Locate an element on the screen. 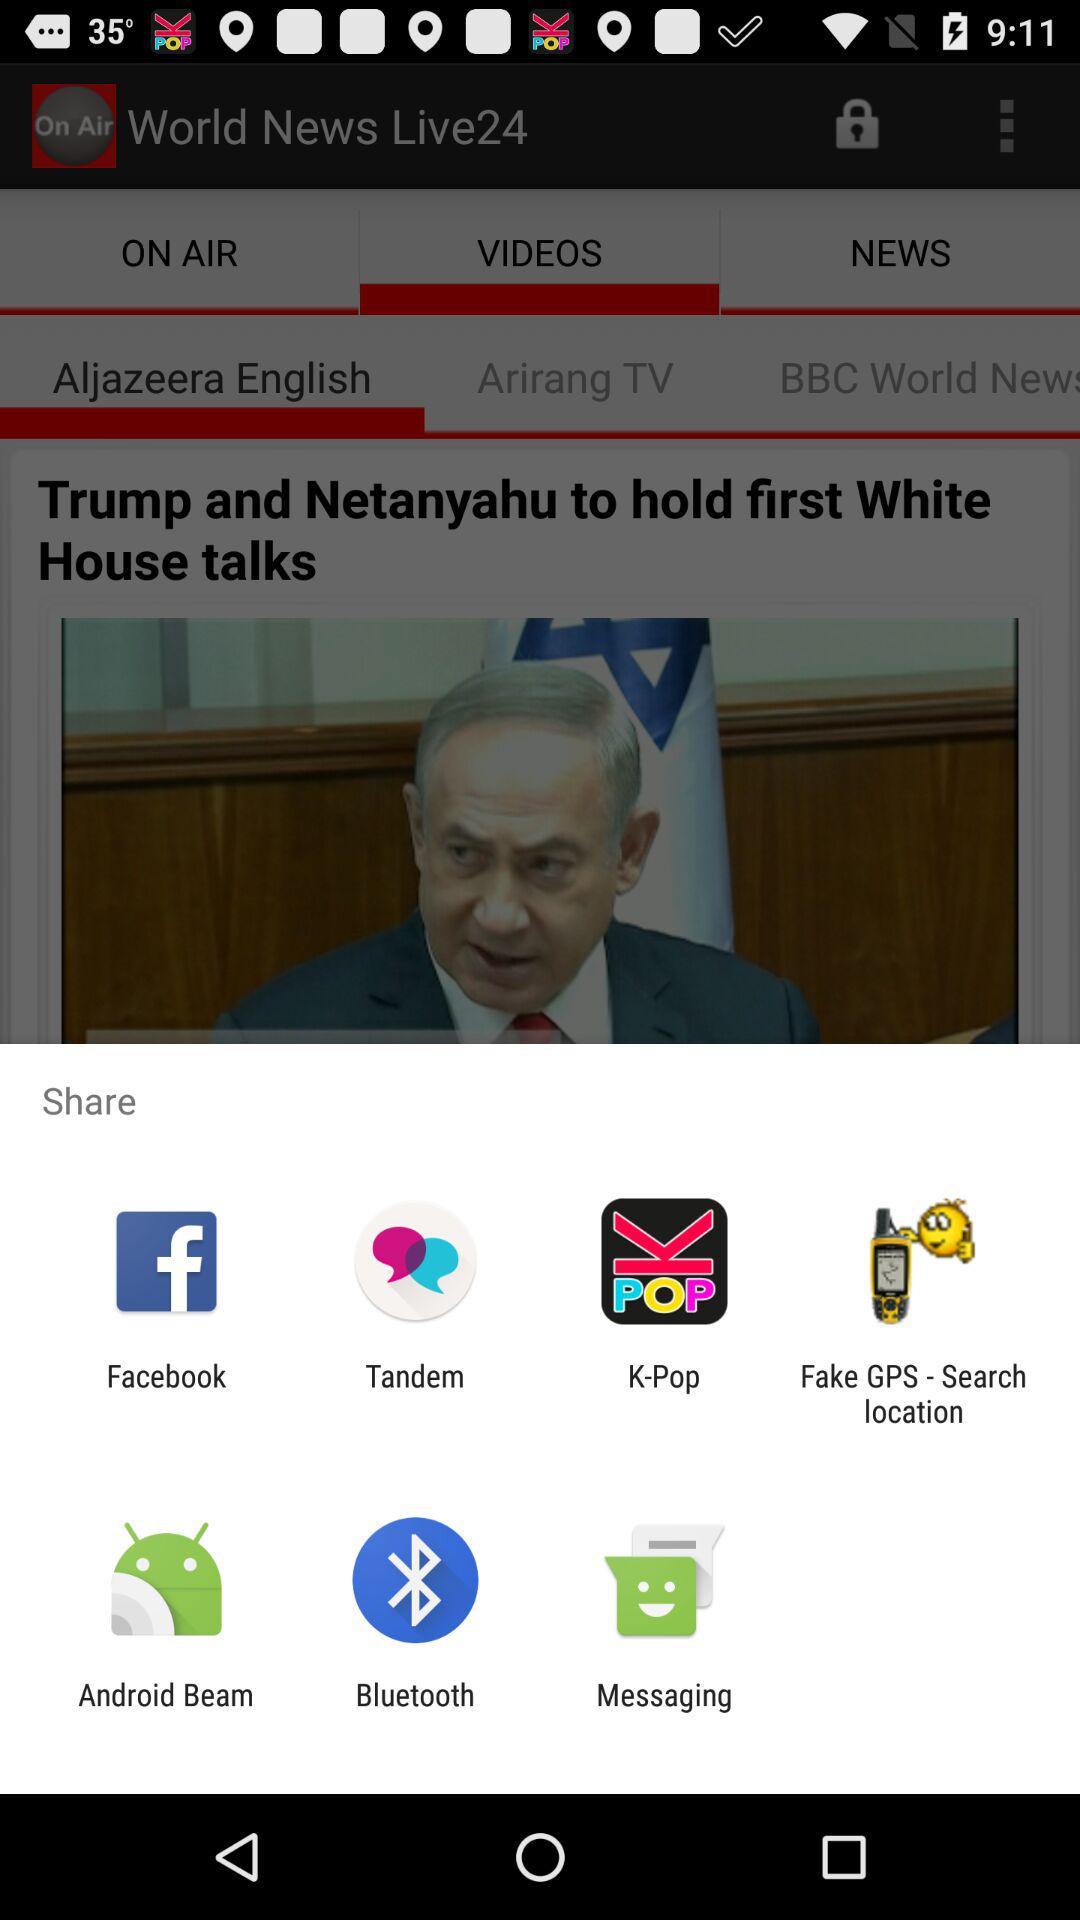 The image size is (1080, 1920). app next to facebook app is located at coordinates (414, 1392).